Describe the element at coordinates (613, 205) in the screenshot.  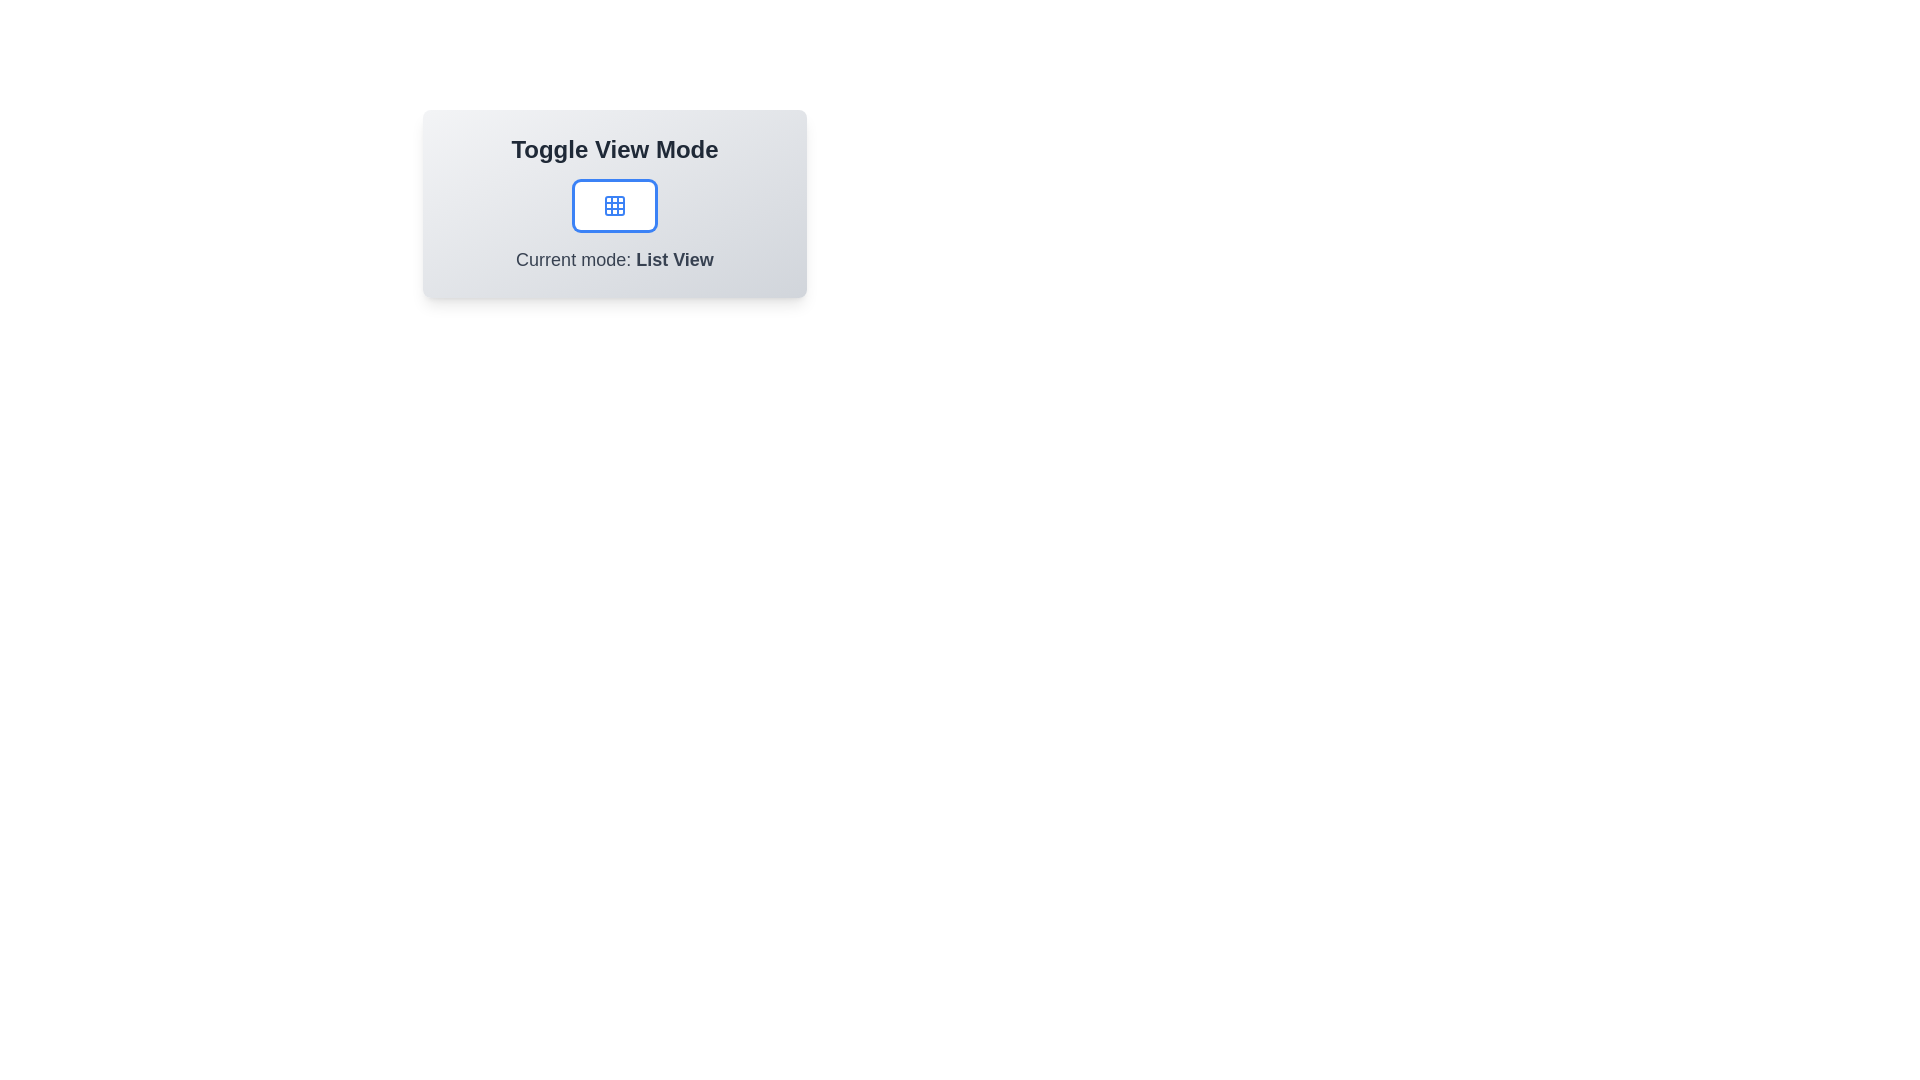
I see `the toggle button to switch the view mode` at that location.